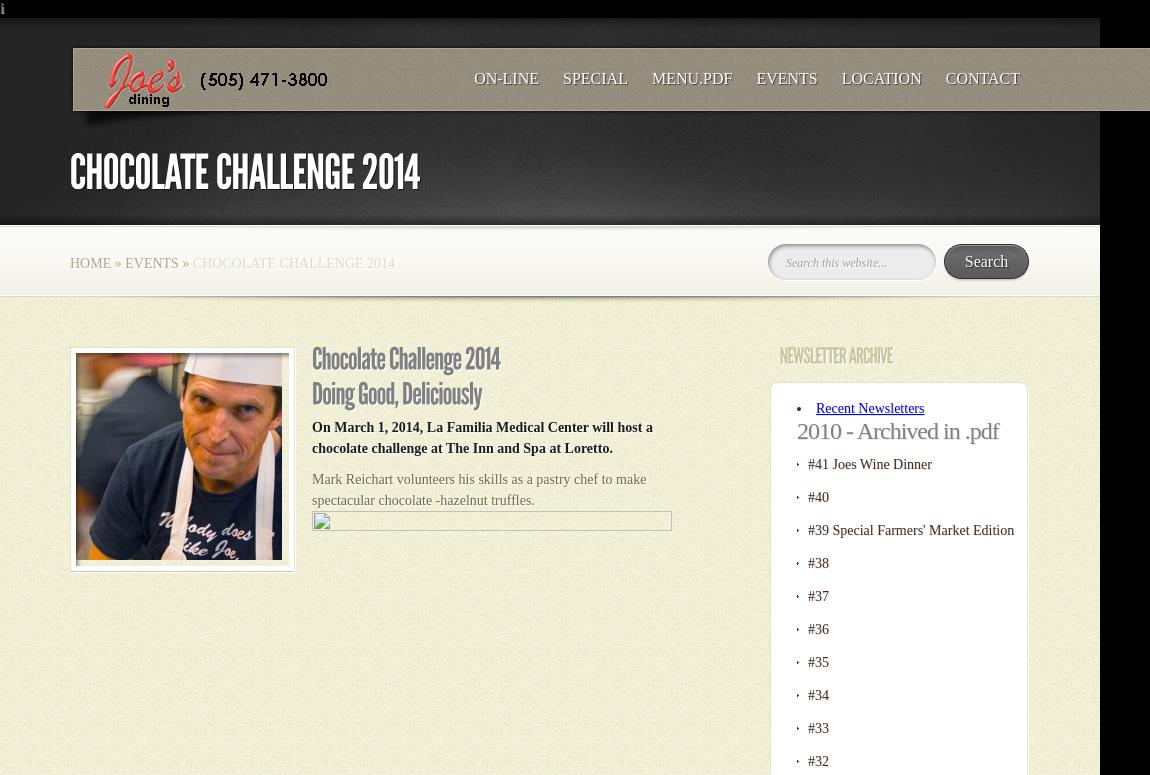 The image size is (1150, 775). I want to click on 'On March 1, 2014, La Familia Medical Center will host a chocolate challenge at The Inn and Spa at Loretto.', so click(481, 438).